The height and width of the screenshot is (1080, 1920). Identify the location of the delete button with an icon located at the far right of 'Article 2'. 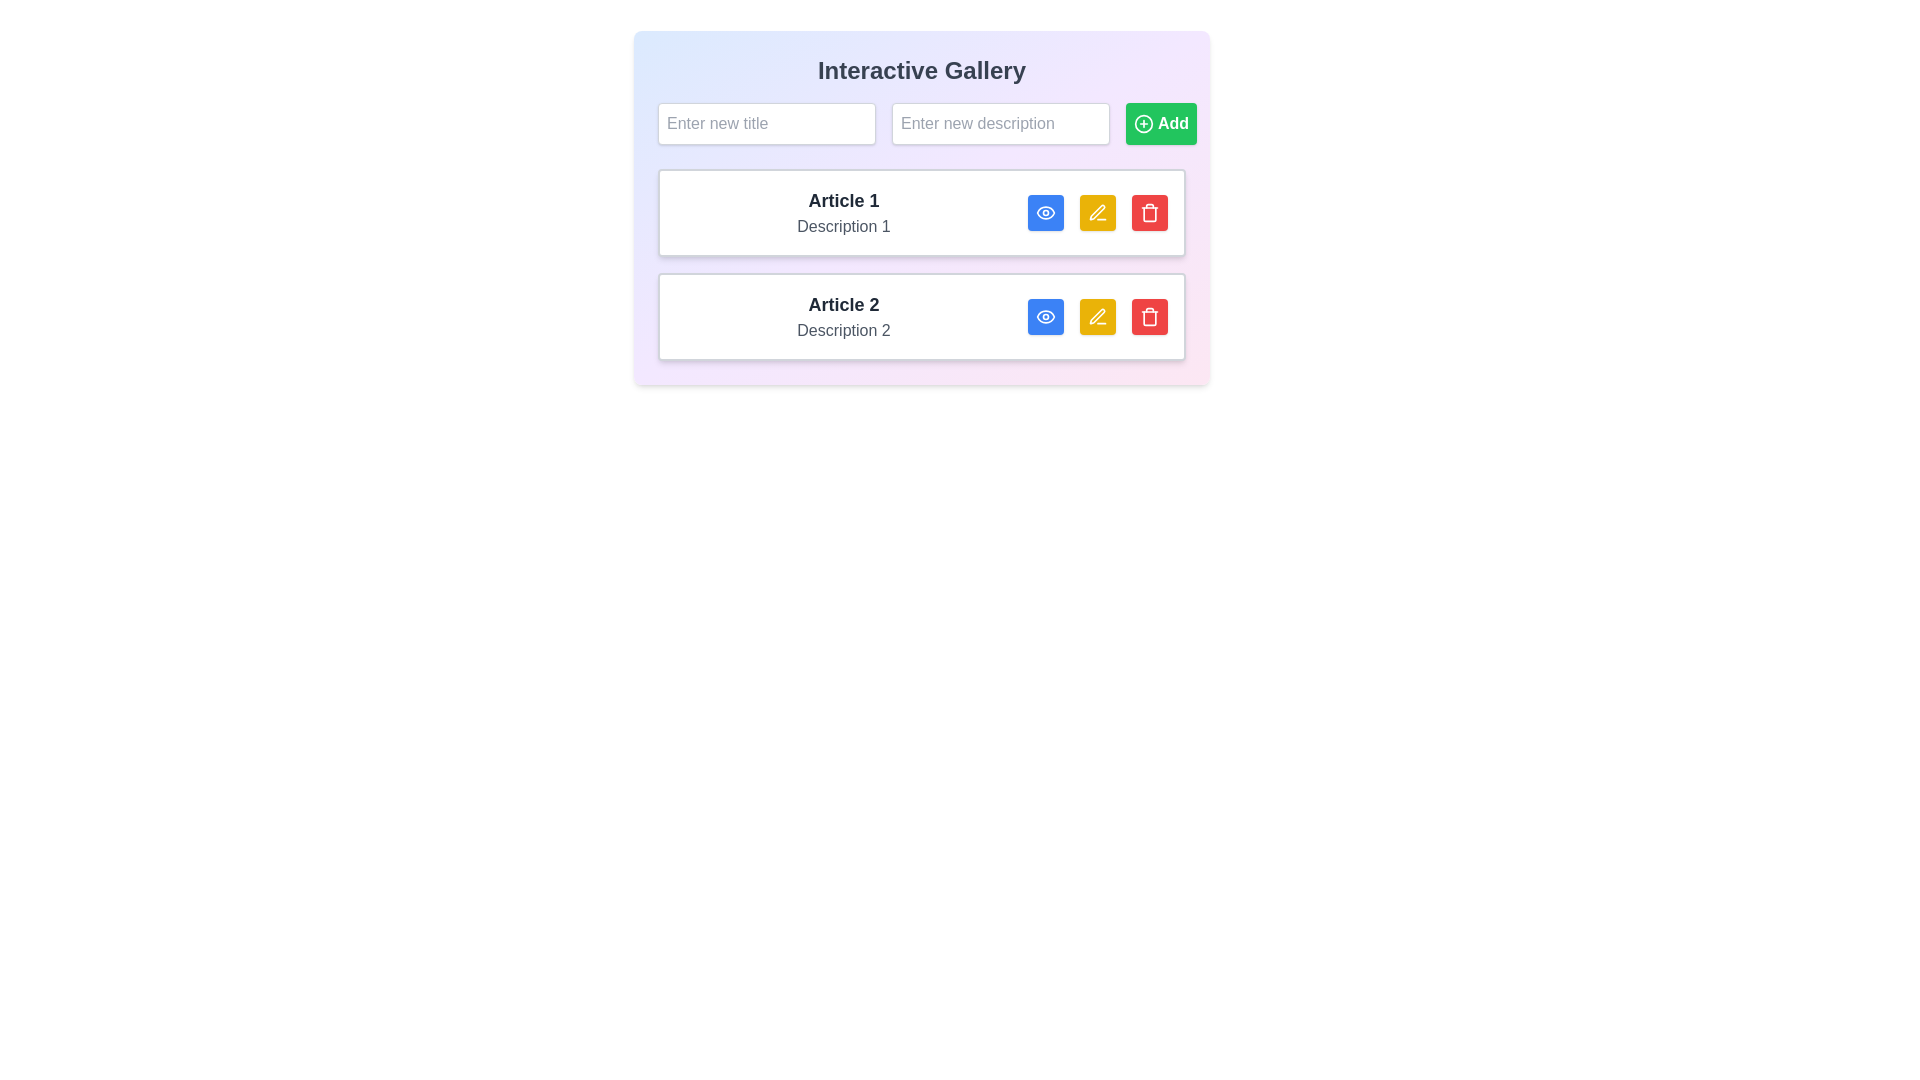
(1150, 315).